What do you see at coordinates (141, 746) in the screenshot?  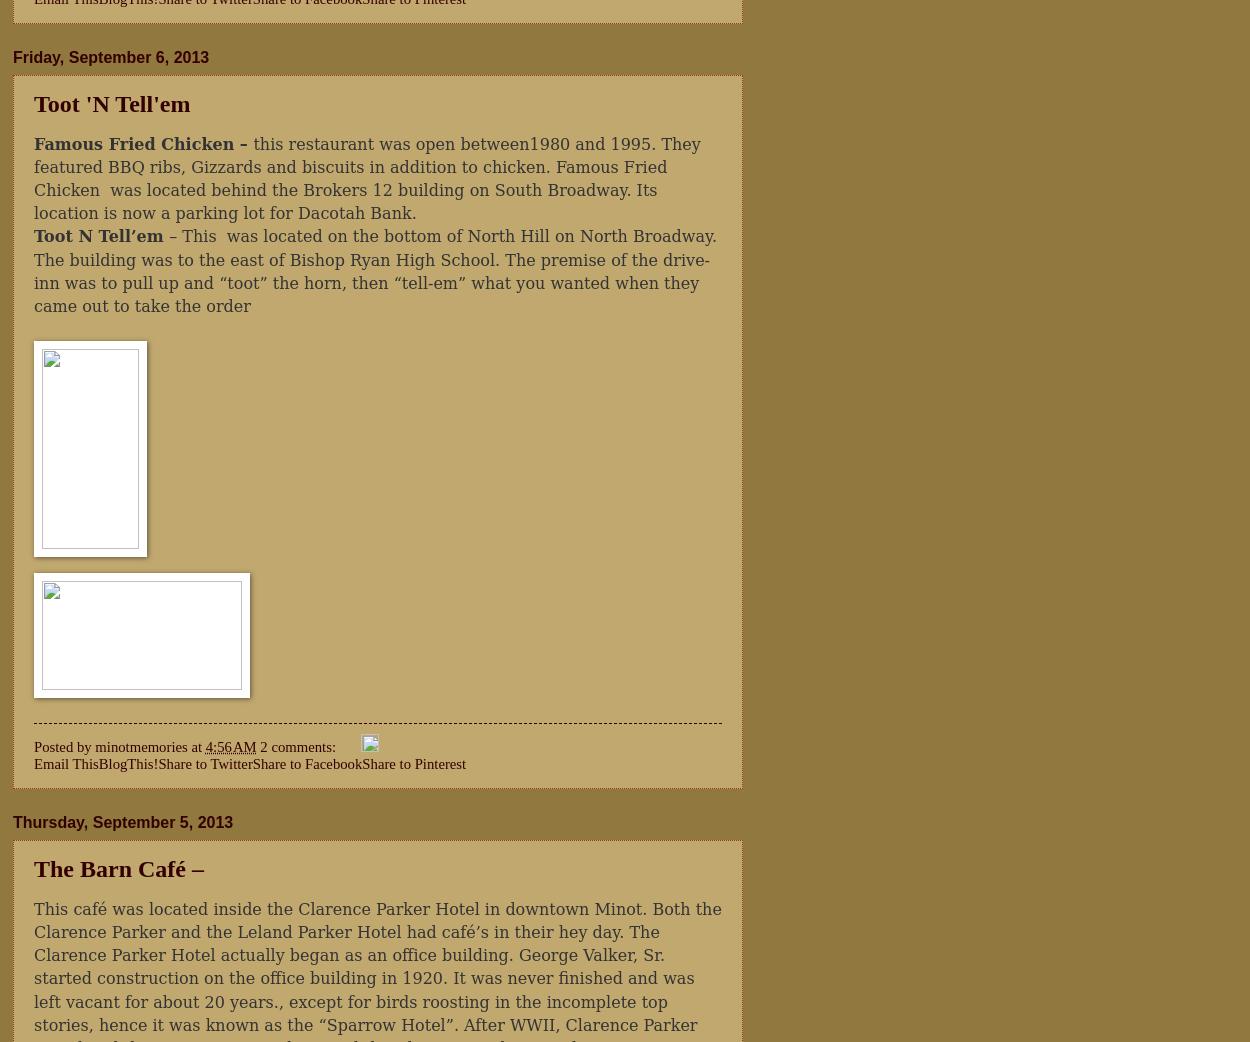 I see `'minotmemories'` at bounding box center [141, 746].